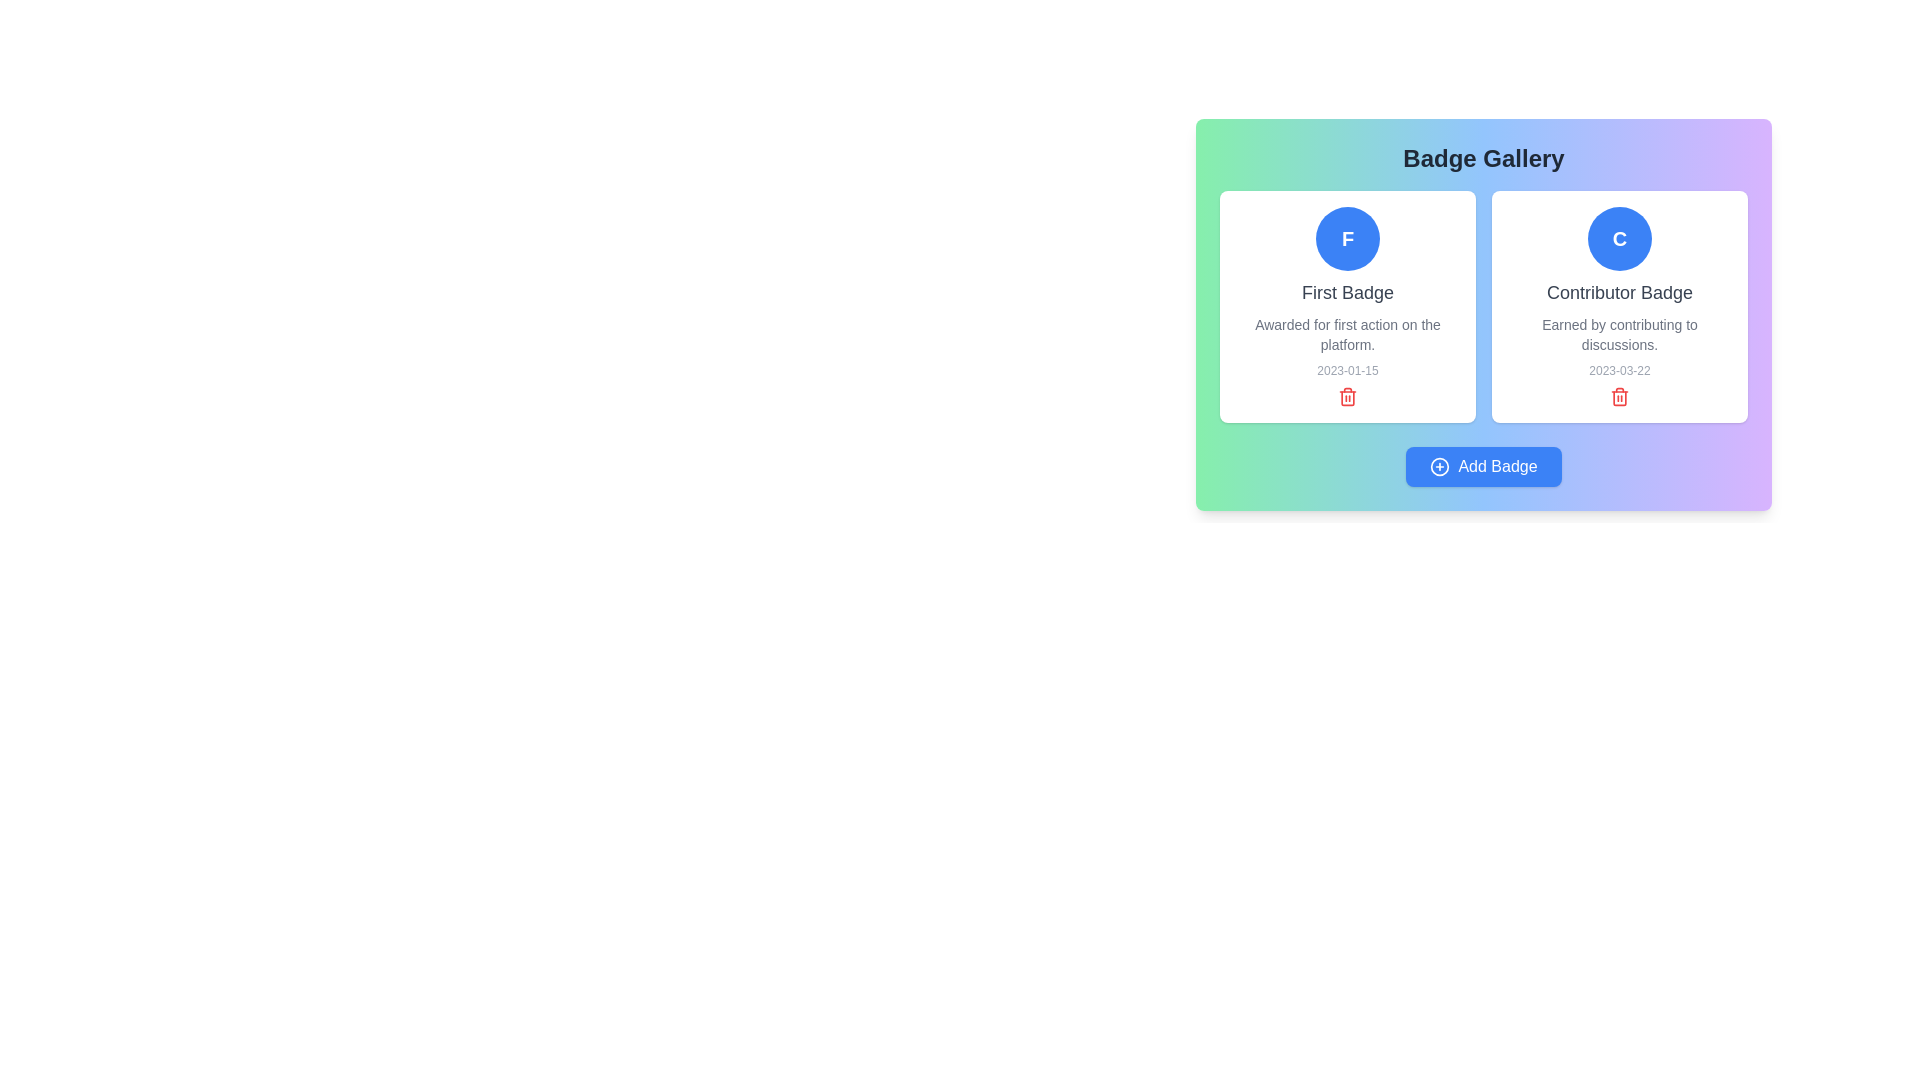 This screenshot has width=1920, height=1080. What do you see at coordinates (1483, 466) in the screenshot?
I see `the 'Add Badge' button, which has a blue background and white text, to initiate the action of adding a badge` at bounding box center [1483, 466].